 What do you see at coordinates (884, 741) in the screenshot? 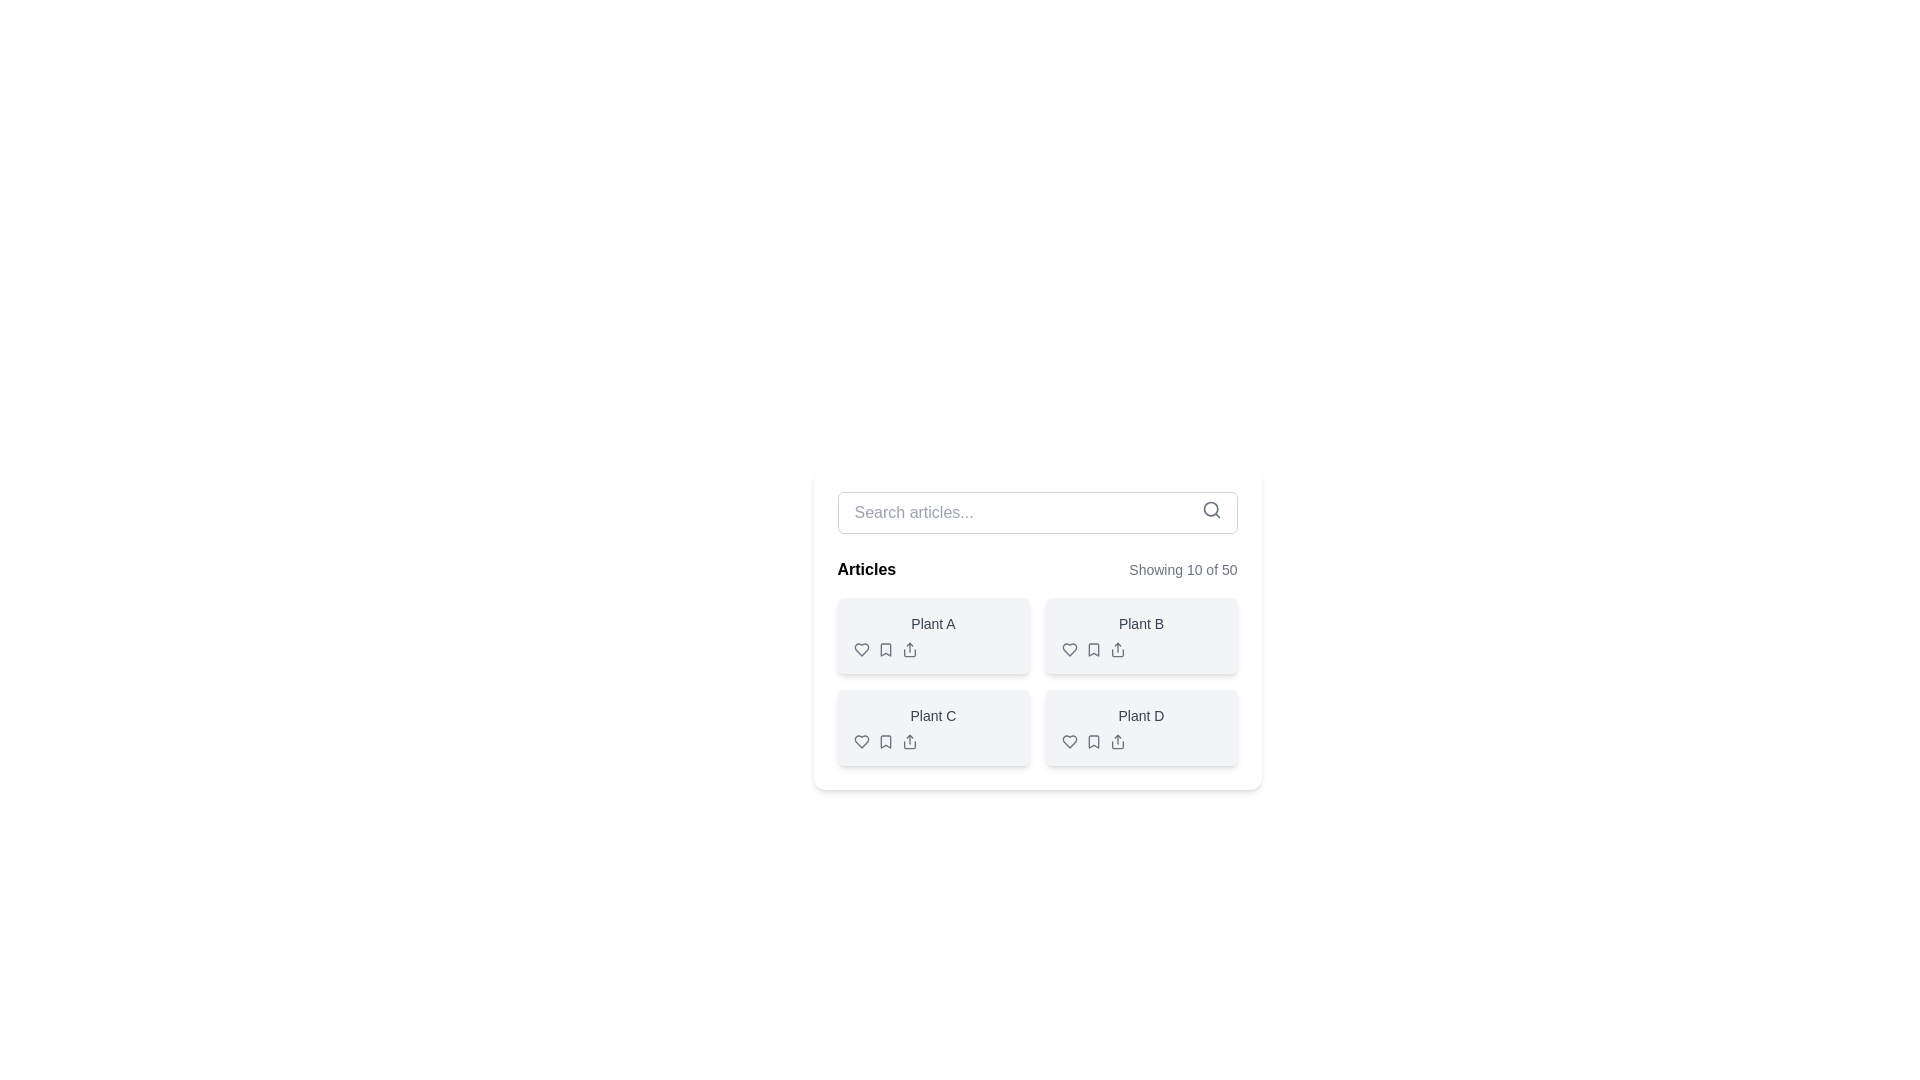
I see `the bookmark icon located below the 'Plant C' label in the 'Articles' section` at bounding box center [884, 741].